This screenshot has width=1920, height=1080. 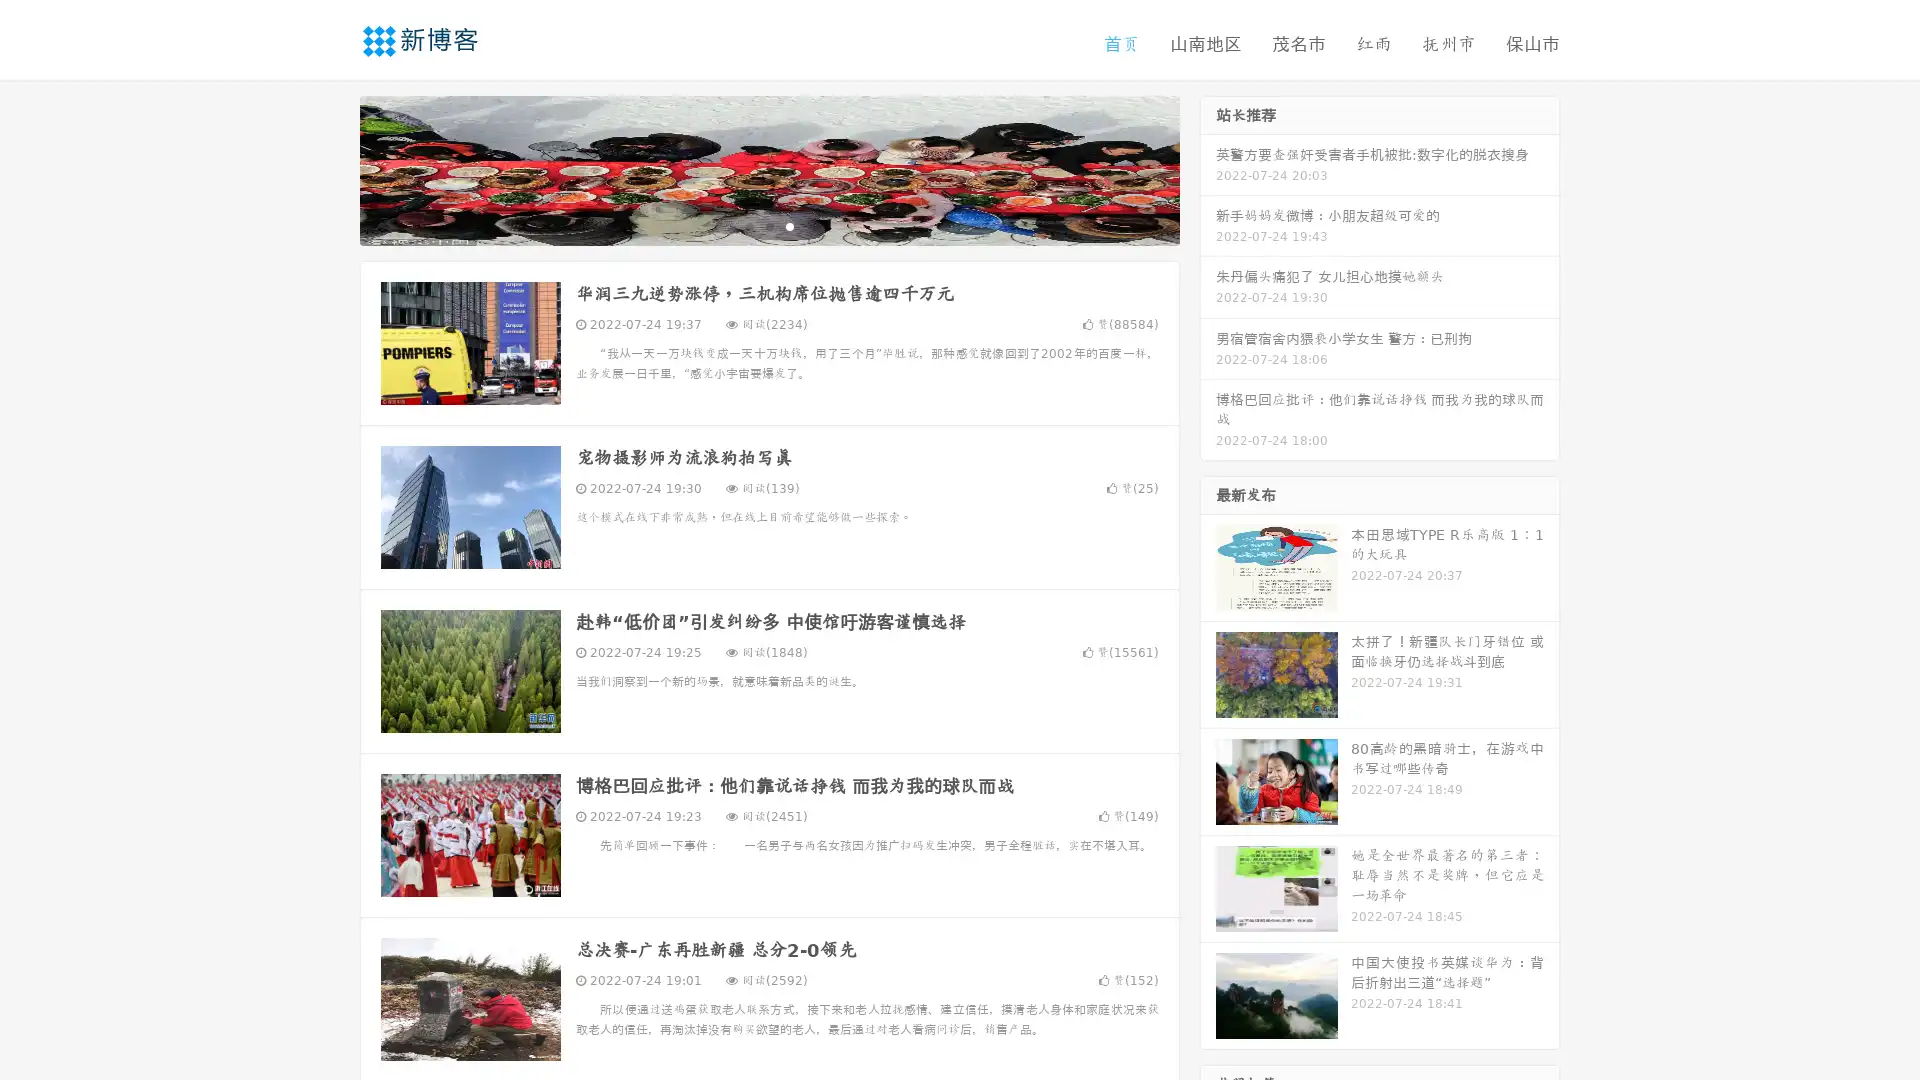 What do you see at coordinates (789, 225) in the screenshot?
I see `Go to slide 3` at bounding box center [789, 225].